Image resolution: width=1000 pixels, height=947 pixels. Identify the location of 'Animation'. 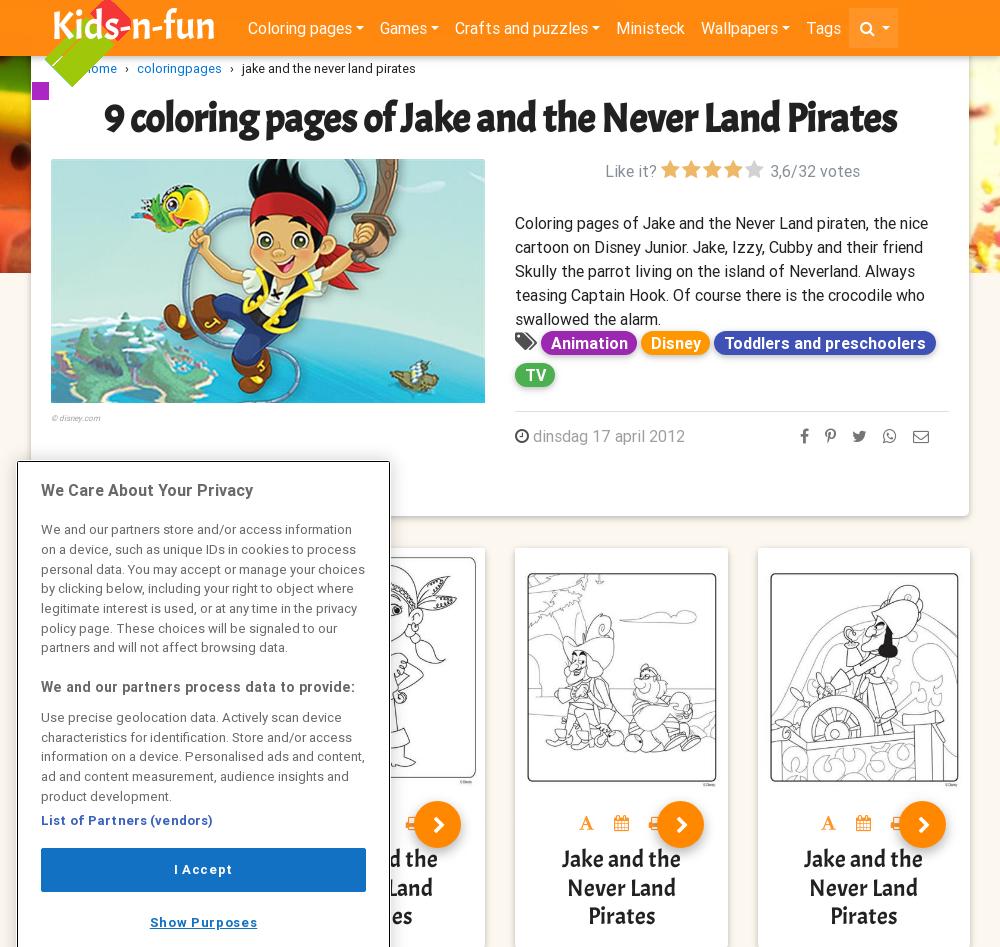
(587, 340).